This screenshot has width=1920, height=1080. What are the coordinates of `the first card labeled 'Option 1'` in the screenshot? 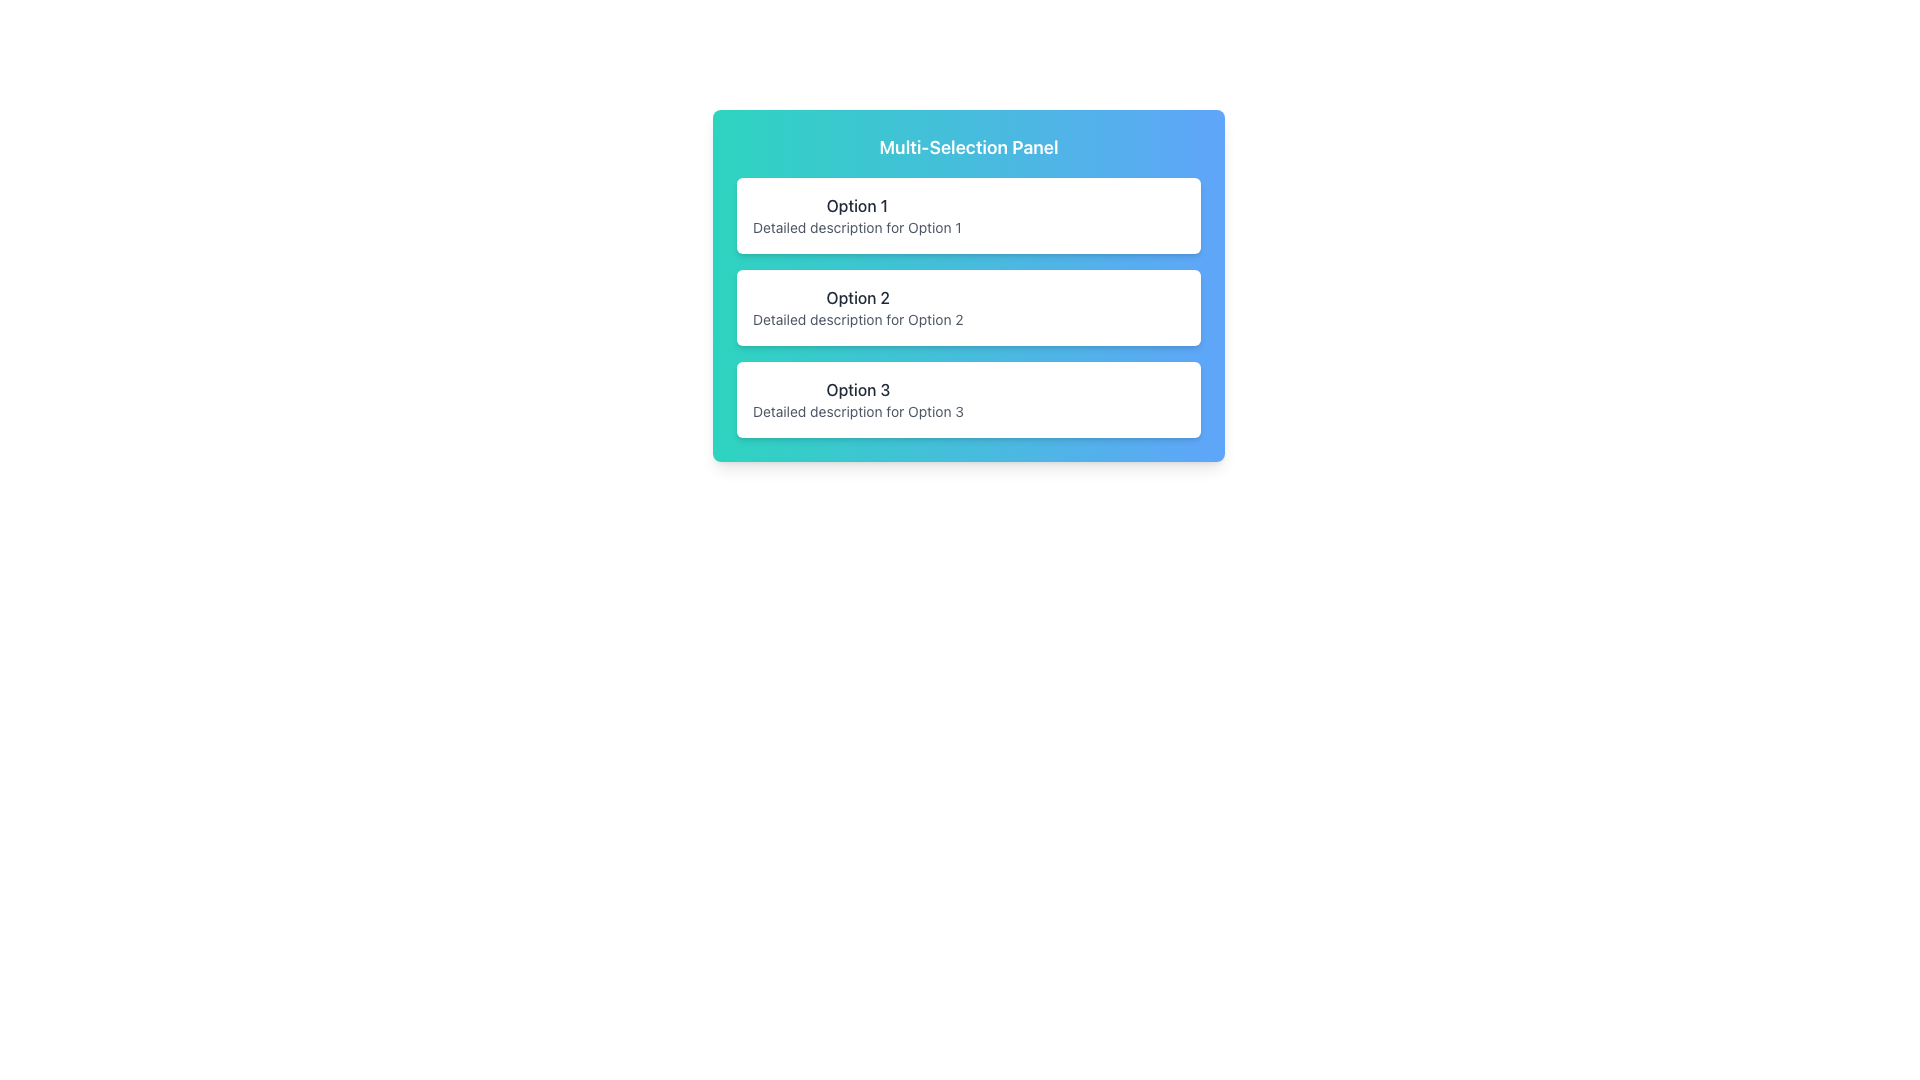 It's located at (857, 216).